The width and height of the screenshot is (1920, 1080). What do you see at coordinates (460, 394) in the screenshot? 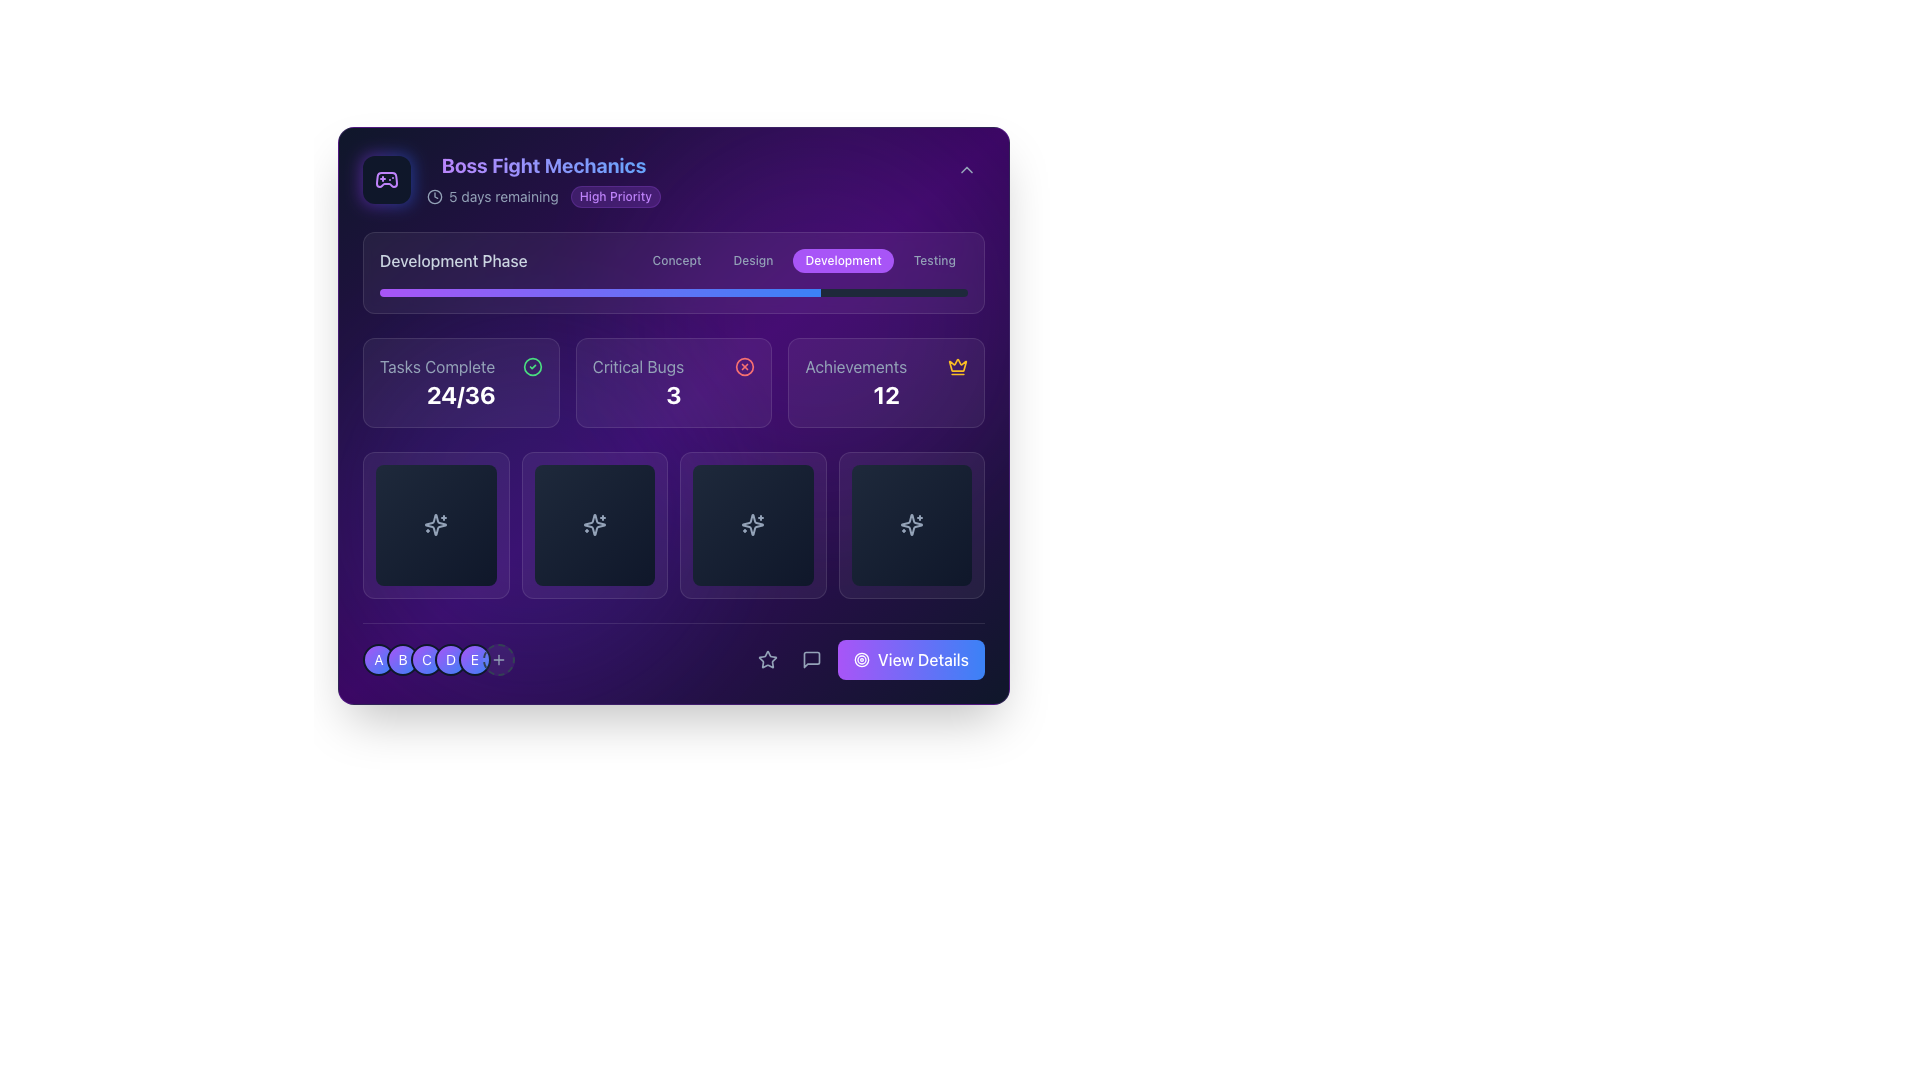
I see `the bold numeric text label '24/36', which is styled in white and changes color on hover, located directly below 'Tasks Complete' in the information panel` at bounding box center [460, 394].